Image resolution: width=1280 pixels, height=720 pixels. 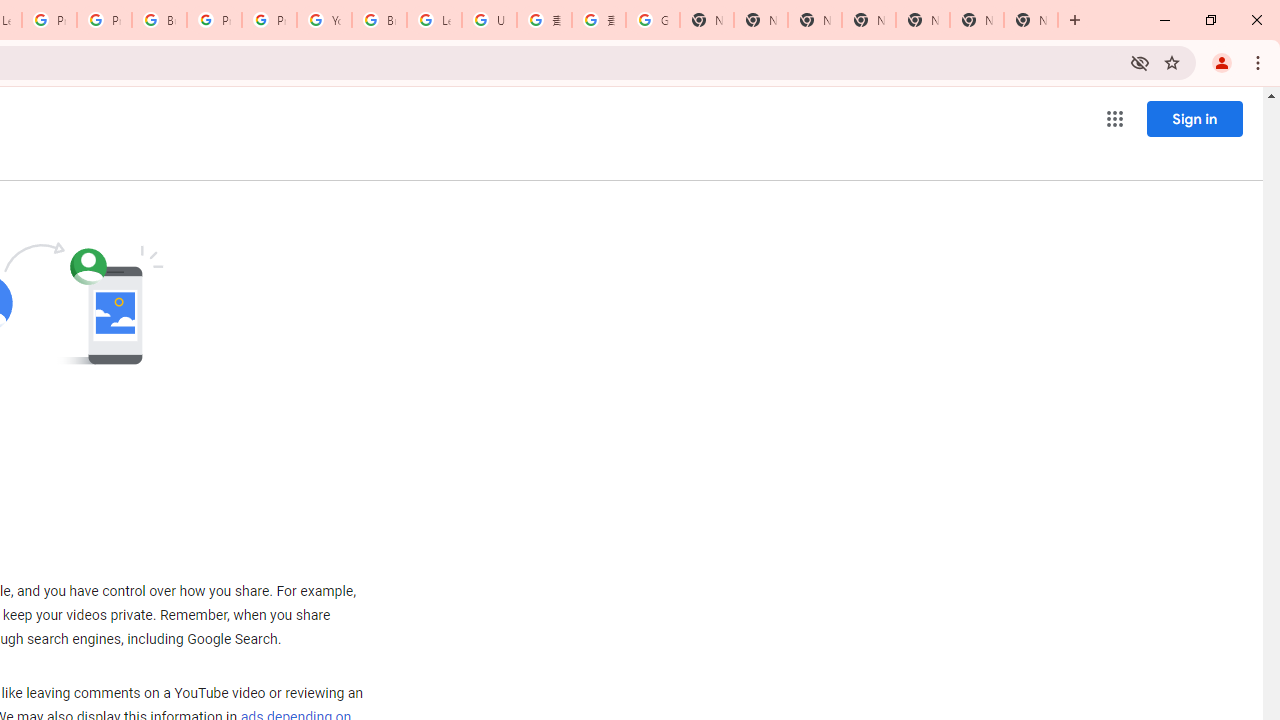 What do you see at coordinates (1031, 20) in the screenshot?
I see `'New Tab'` at bounding box center [1031, 20].